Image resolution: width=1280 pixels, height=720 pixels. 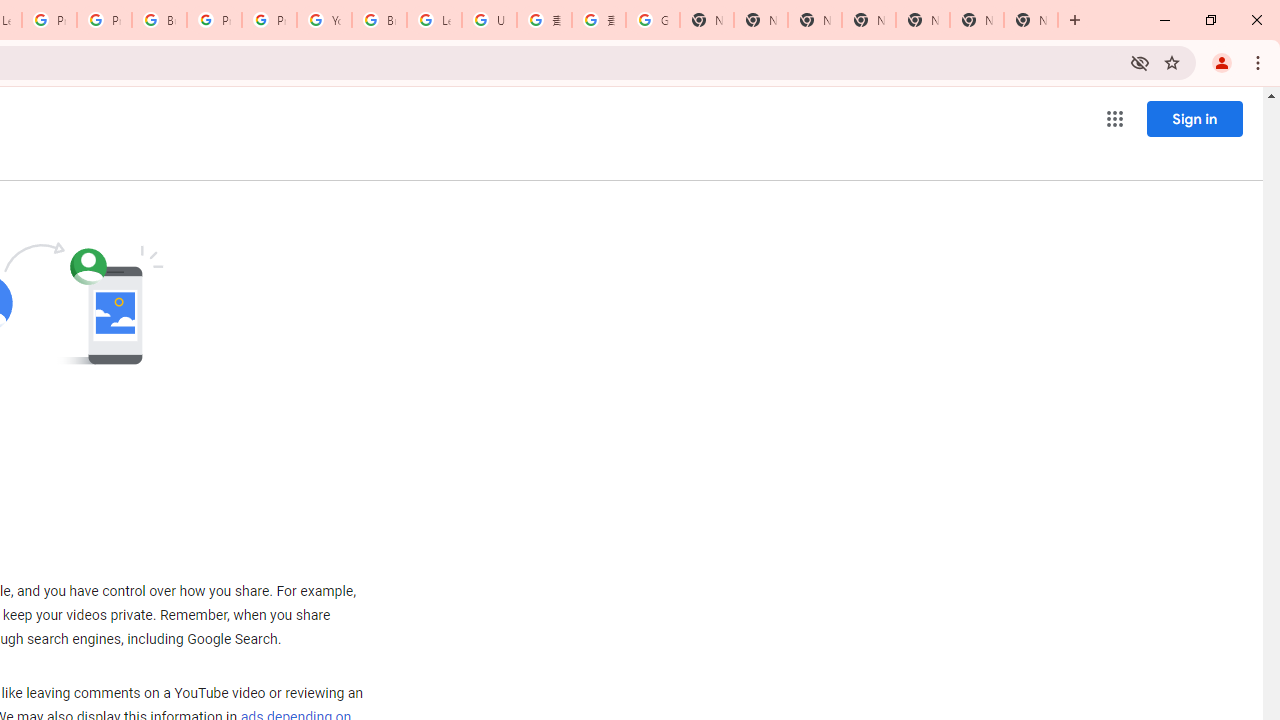 What do you see at coordinates (1031, 20) in the screenshot?
I see `'New Tab'` at bounding box center [1031, 20].